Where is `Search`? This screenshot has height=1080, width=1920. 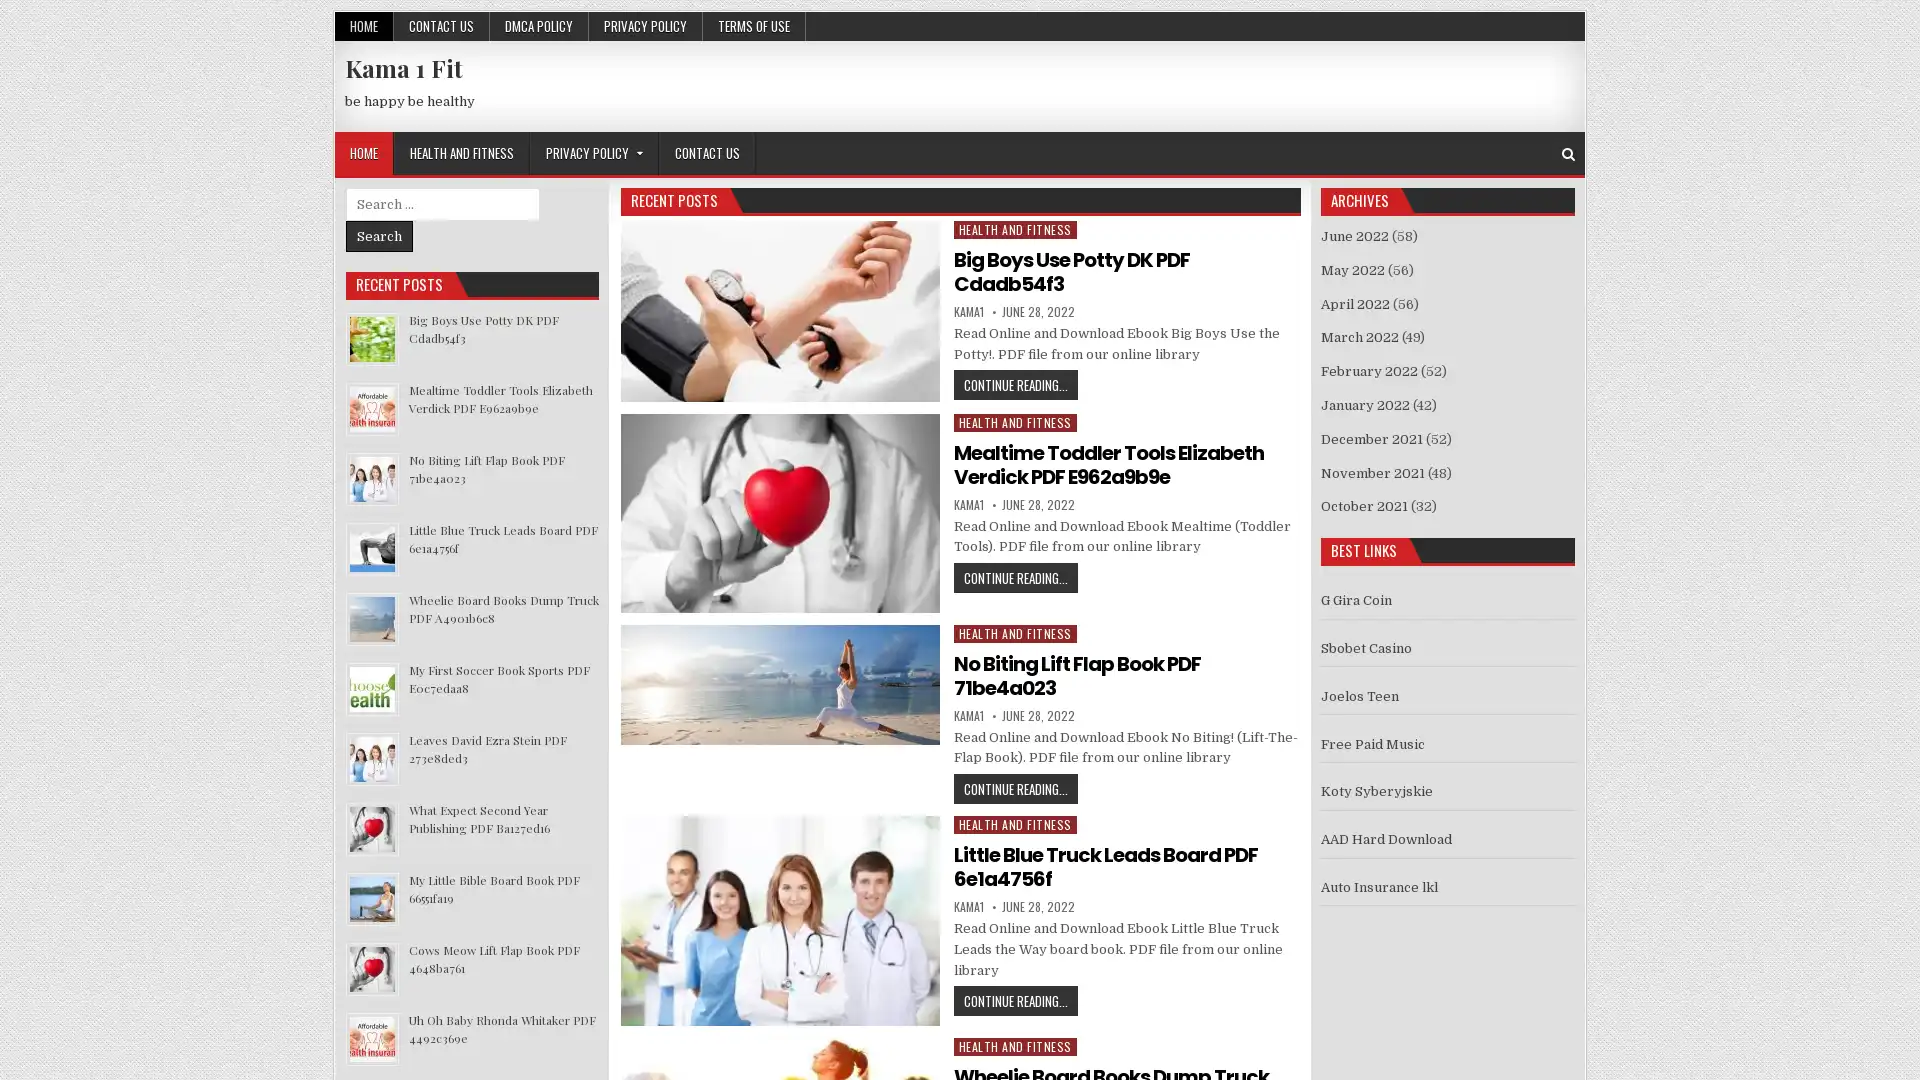 Search is located at coordinates (378, 235).